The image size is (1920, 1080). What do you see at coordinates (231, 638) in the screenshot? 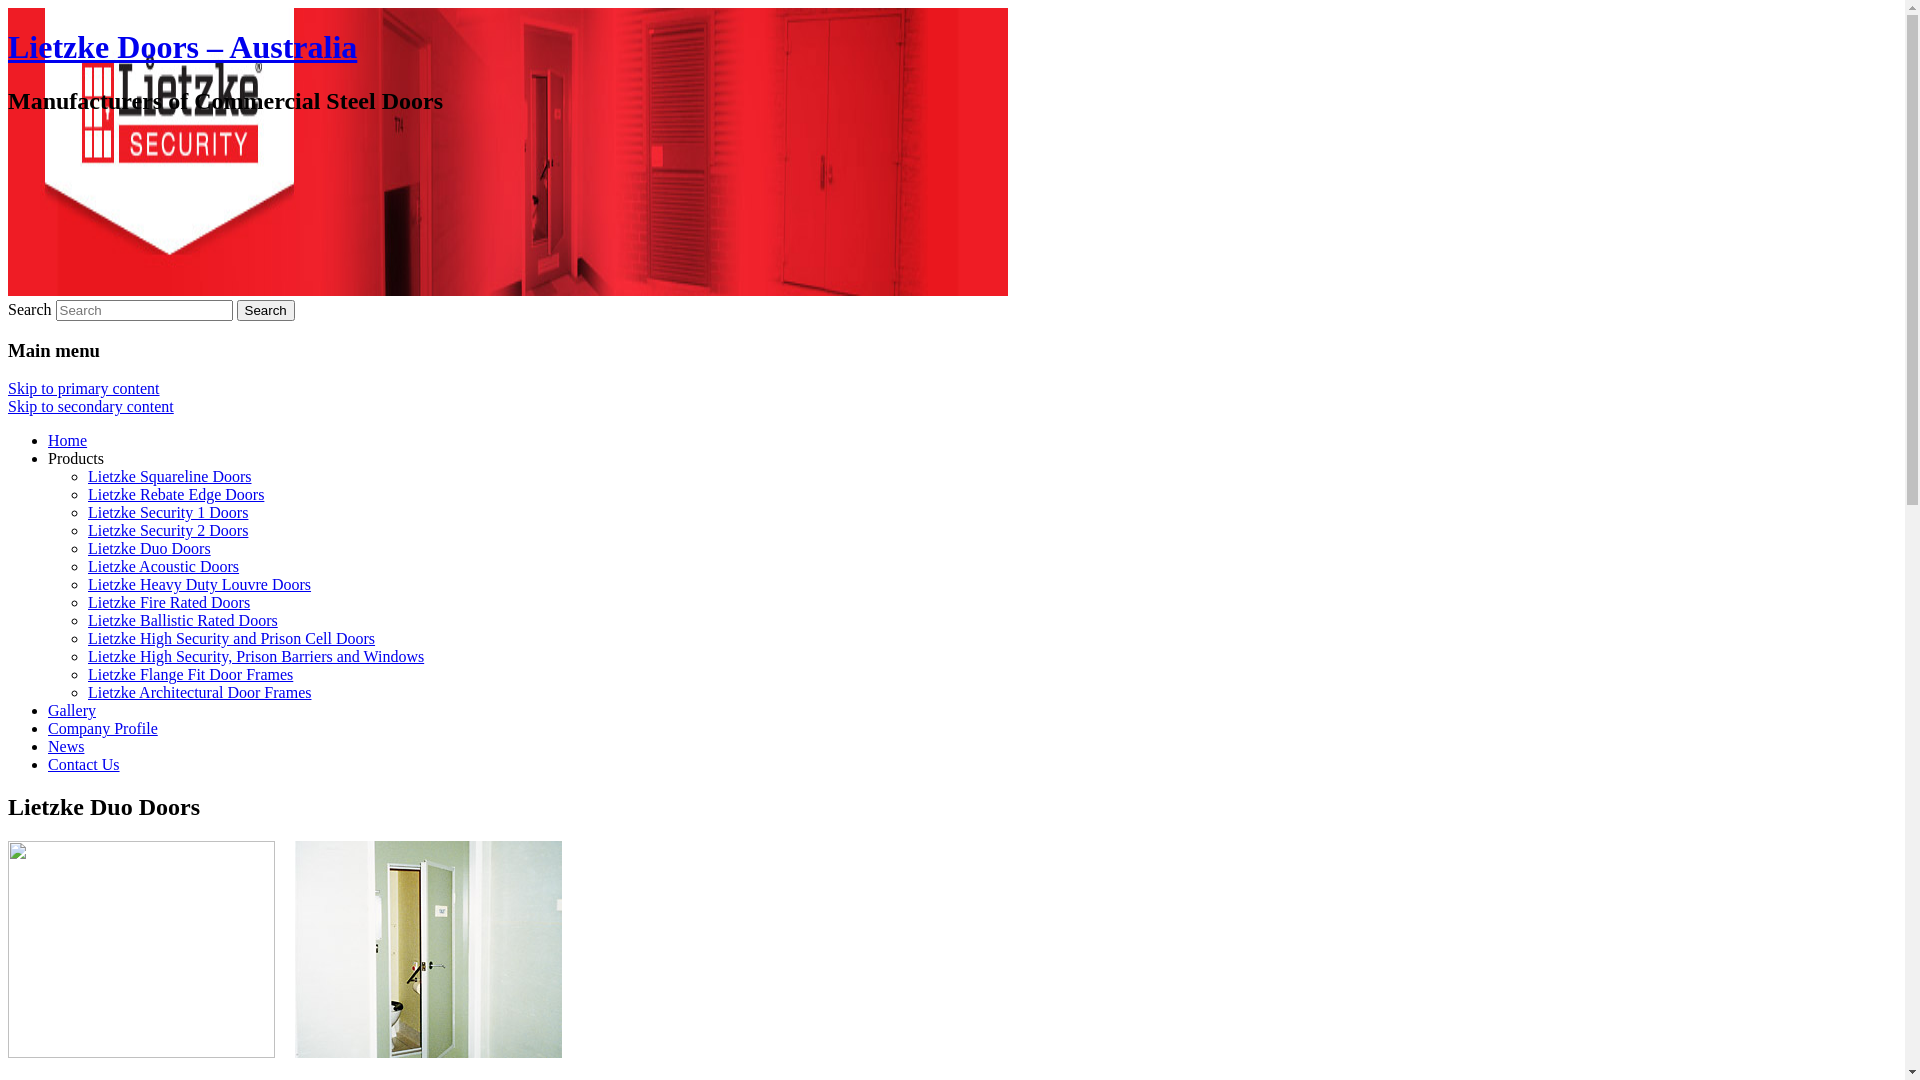
I see `'Lietzke High Security and Prison Cell Doors'` at bounding box center [231, 638].